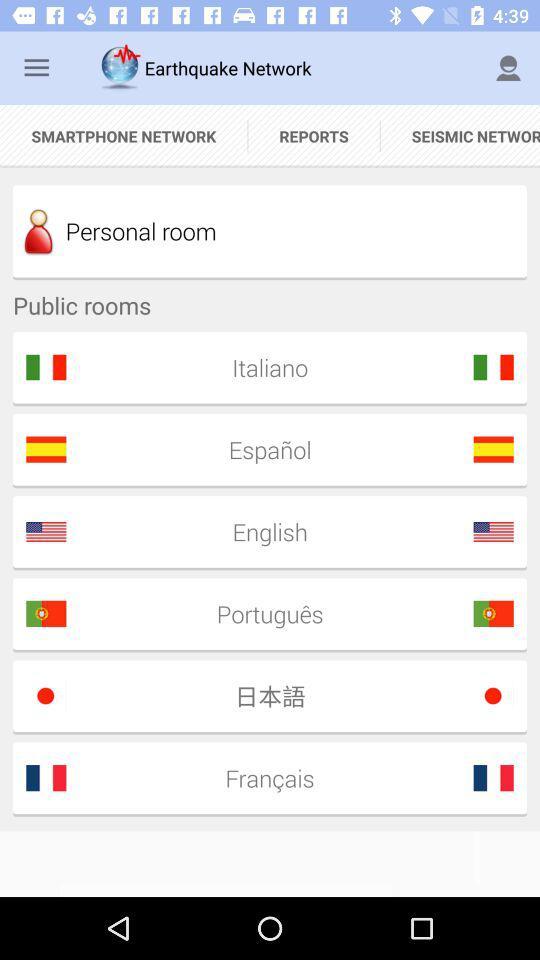 The width and height of the screenshot is (540, 960). I want to click on item above the seismic networks app, so click(508, 68).